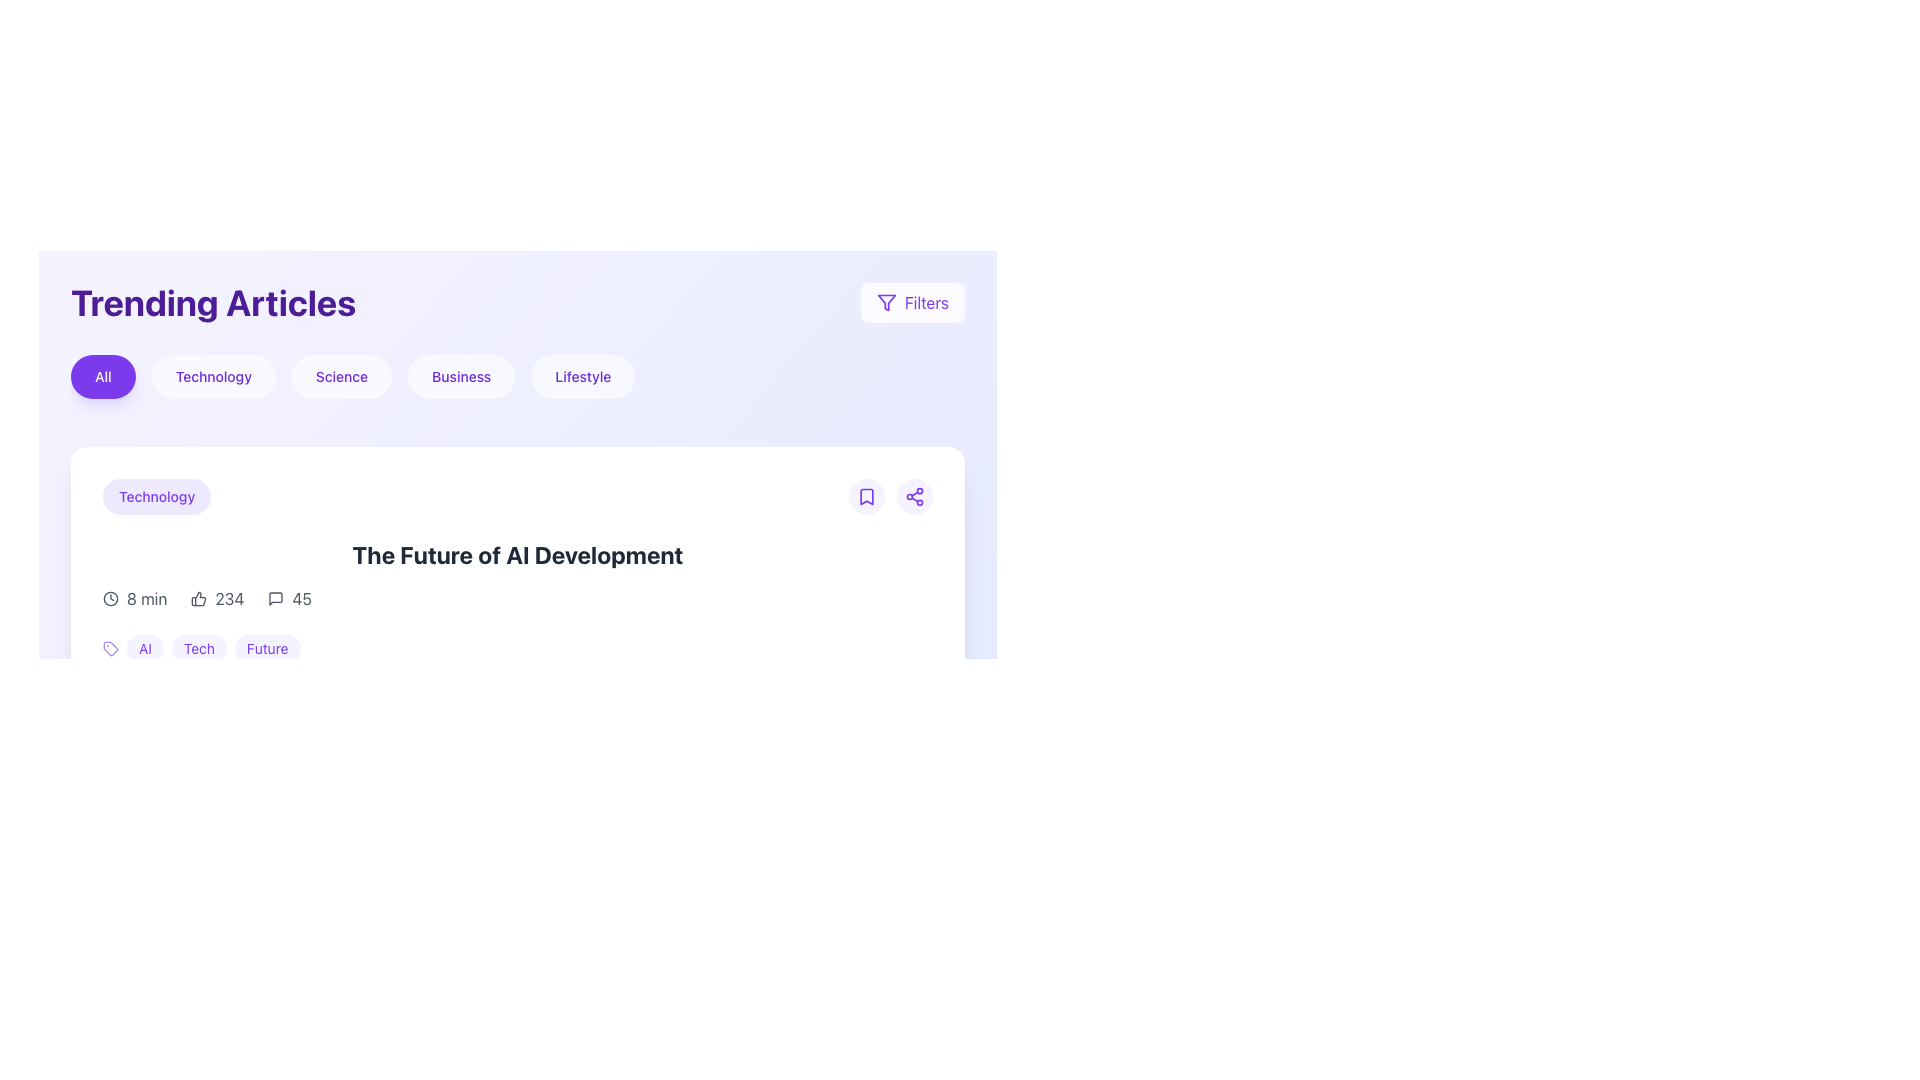 The width and height of the screenshot is (1920, 1080). I want to click on the 'Science' button located in the horizontal list of category buttons under the 'Trending Articles' heading, so click(341, 377).